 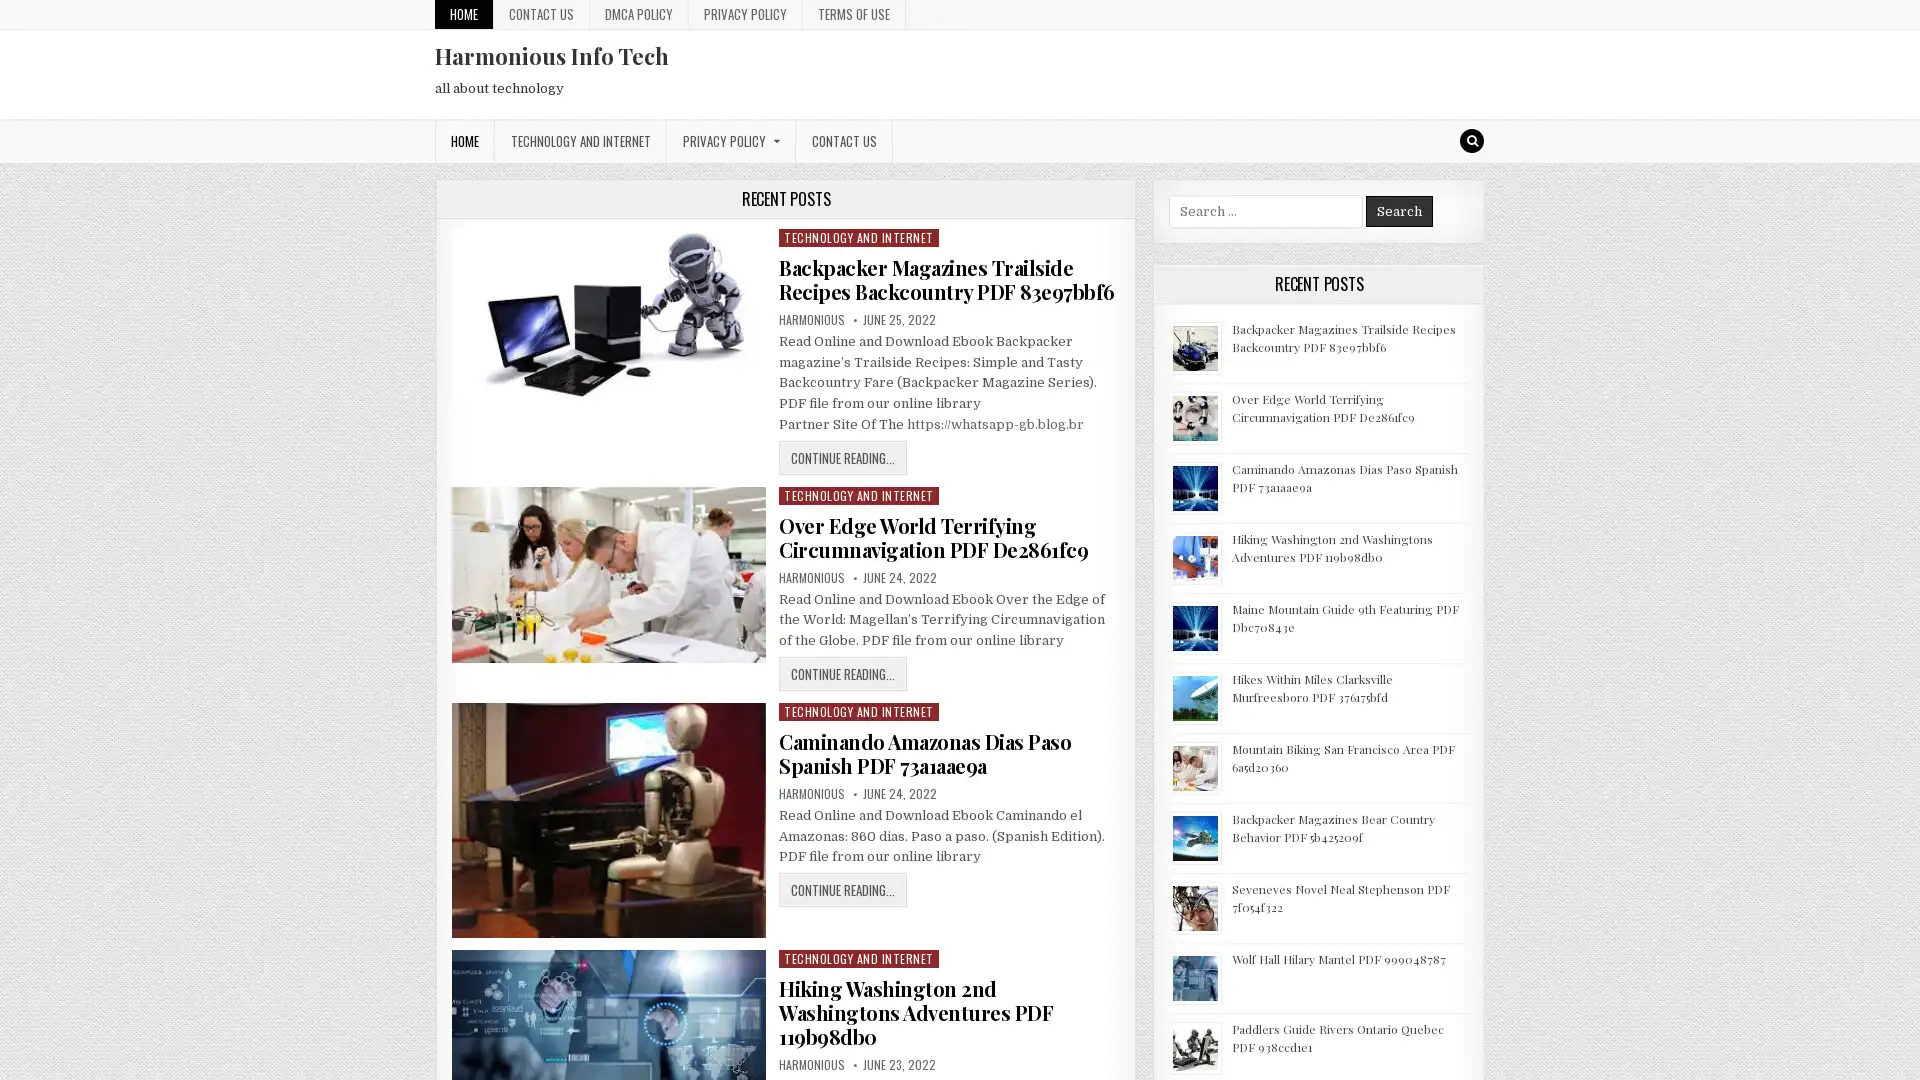 What do you see at coordinates (1398, 211) in the screenshot?
I see `Search` at bounding box center [1398, 211].